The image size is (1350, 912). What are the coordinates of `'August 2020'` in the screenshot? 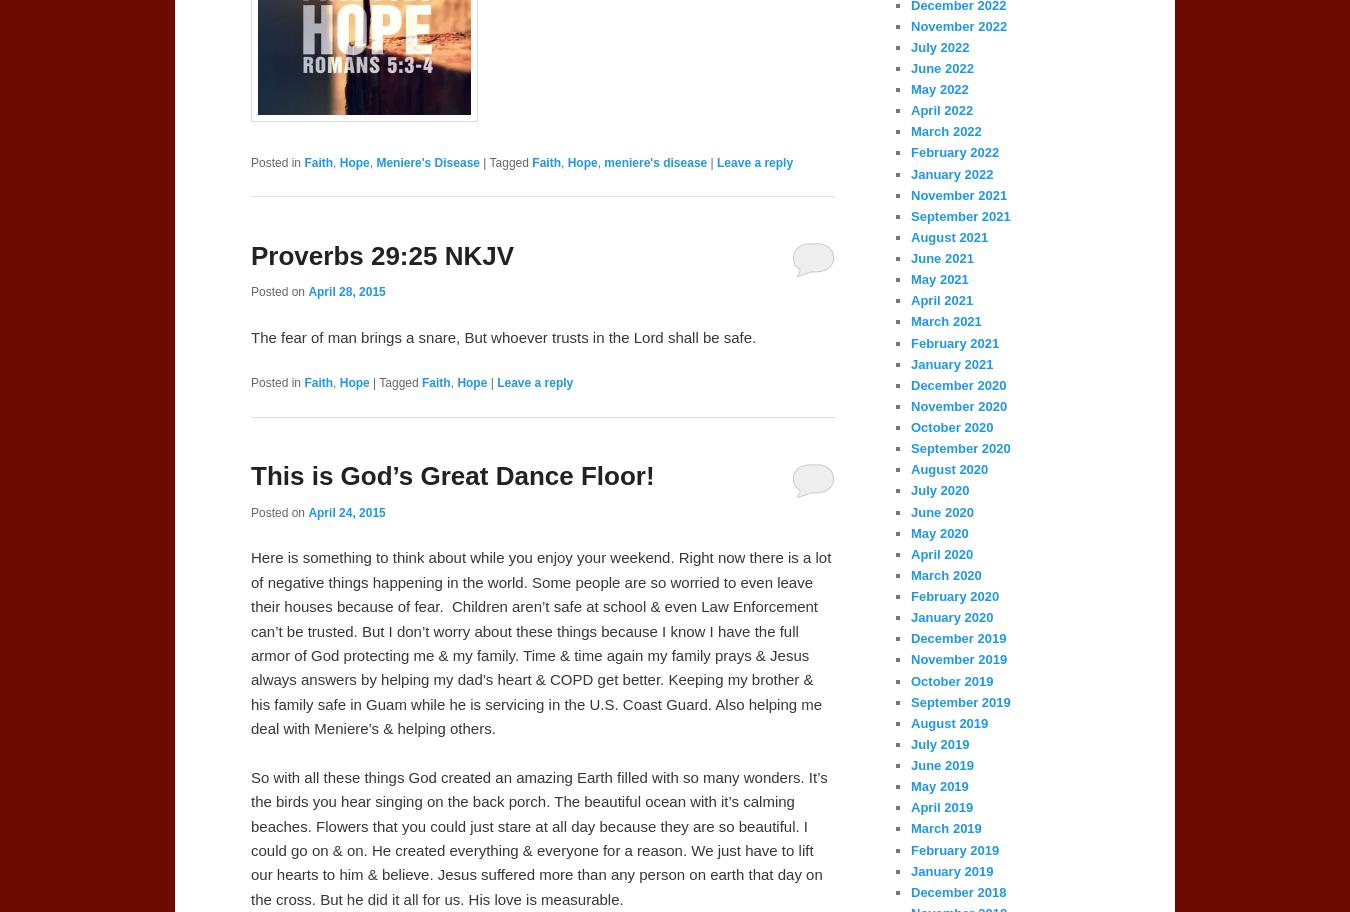 It's located at (909, 469).